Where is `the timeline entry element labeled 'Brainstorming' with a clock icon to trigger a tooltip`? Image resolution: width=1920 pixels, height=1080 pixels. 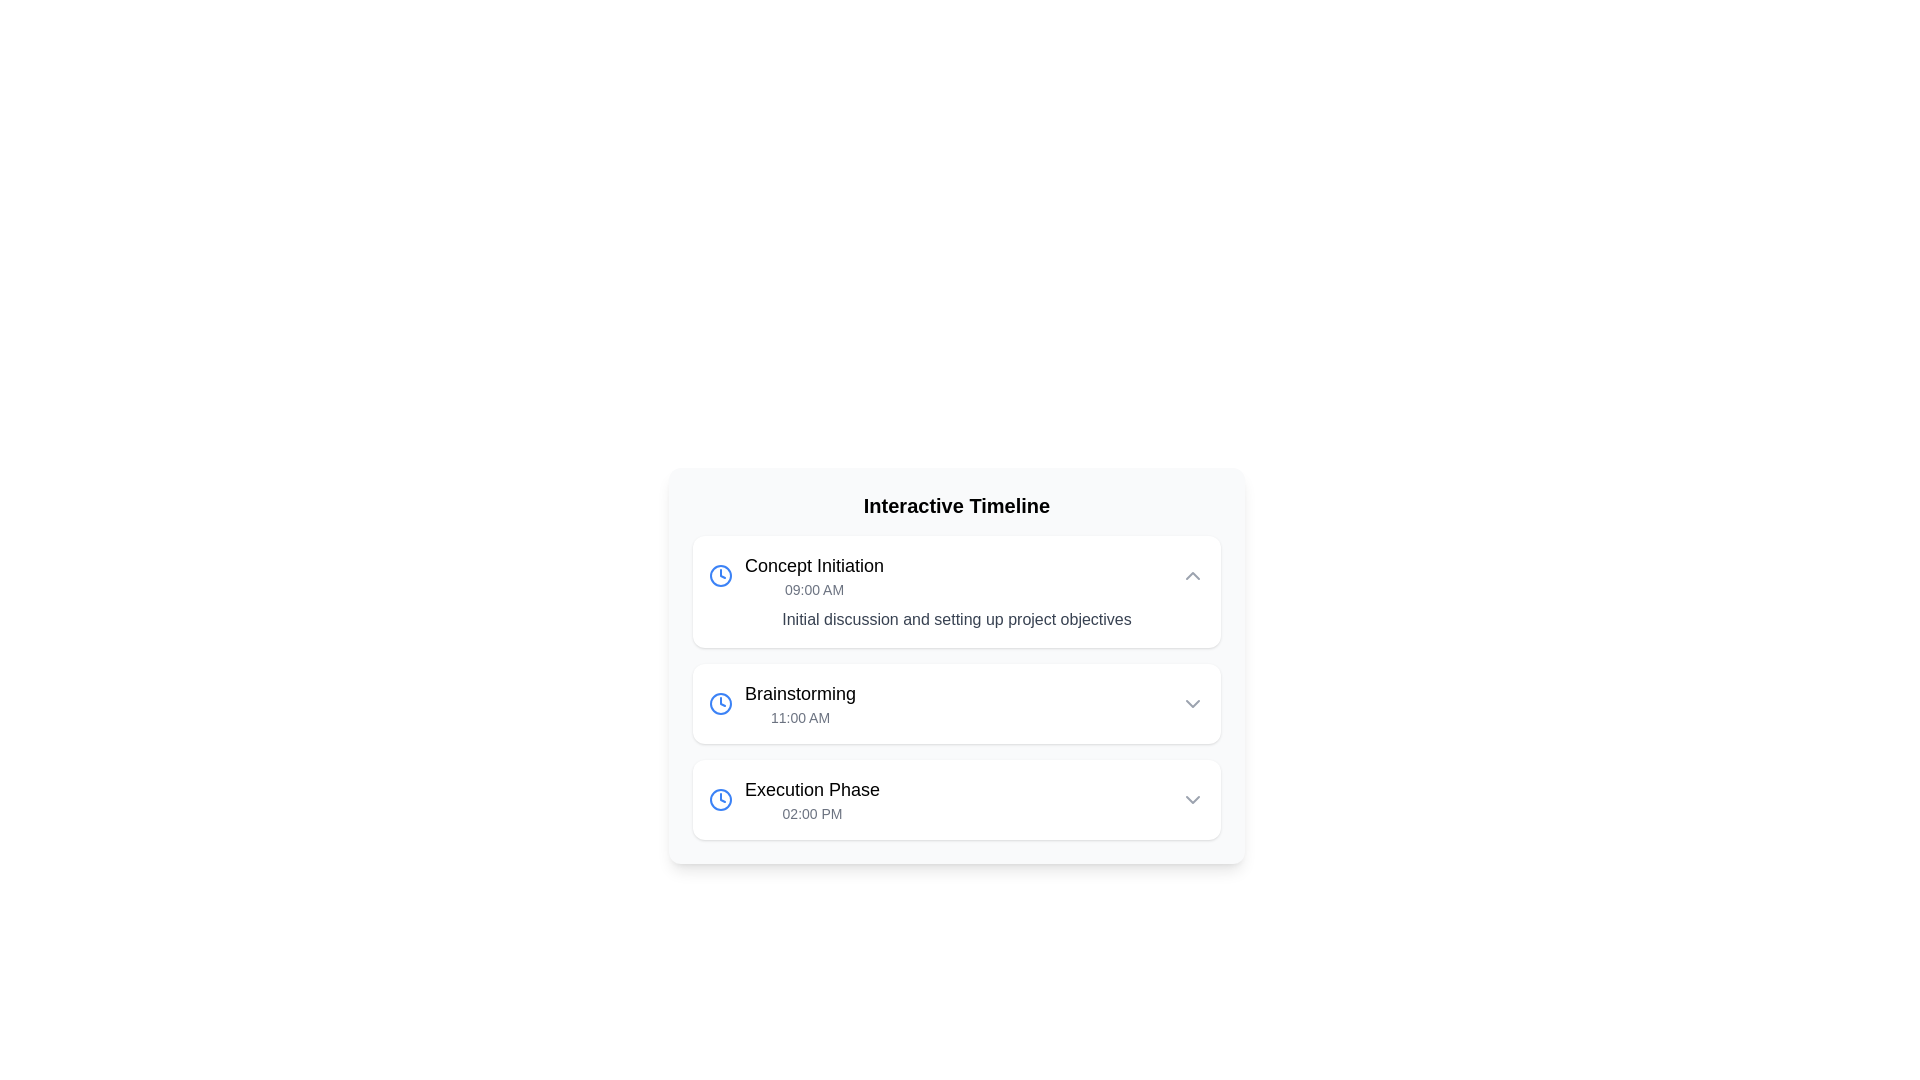
the timeline entry element labeled 'Brainstorming' with a clock icon to trigger a tooltip is located at coordinates (781, 703).